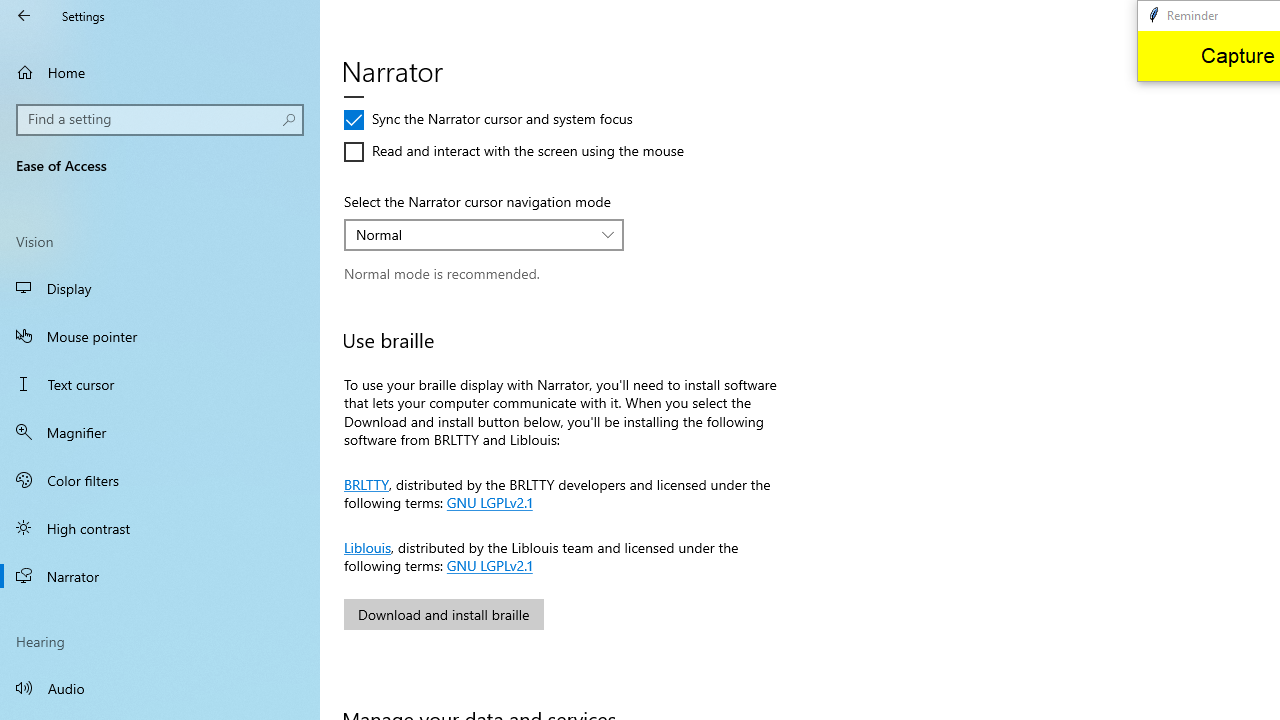 The width and height of the screenshot is (1280, 720). Describe the element at coordinates (160, 384) in the screenshot. I see `'Text cursor'` at that location.